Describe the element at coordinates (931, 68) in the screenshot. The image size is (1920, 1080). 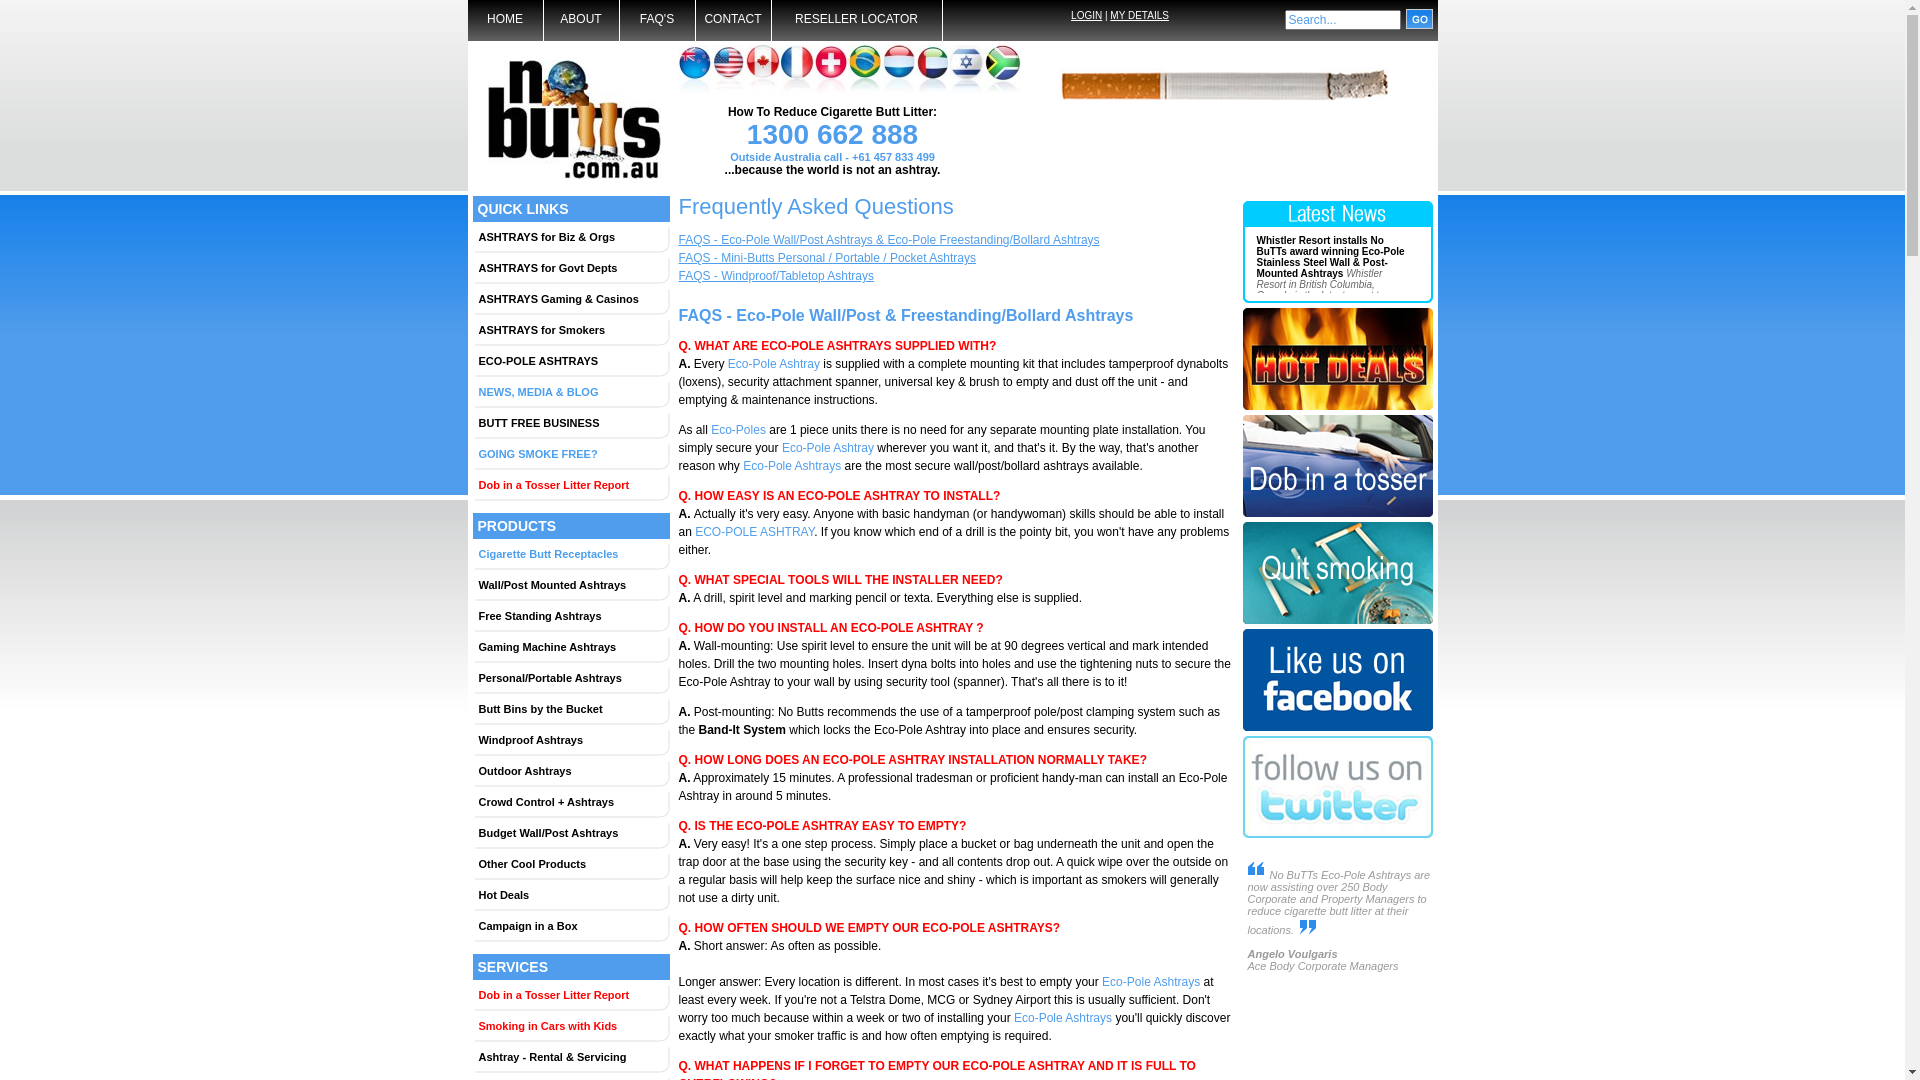
I see `'Contact Details for the Middle East'` at that location.